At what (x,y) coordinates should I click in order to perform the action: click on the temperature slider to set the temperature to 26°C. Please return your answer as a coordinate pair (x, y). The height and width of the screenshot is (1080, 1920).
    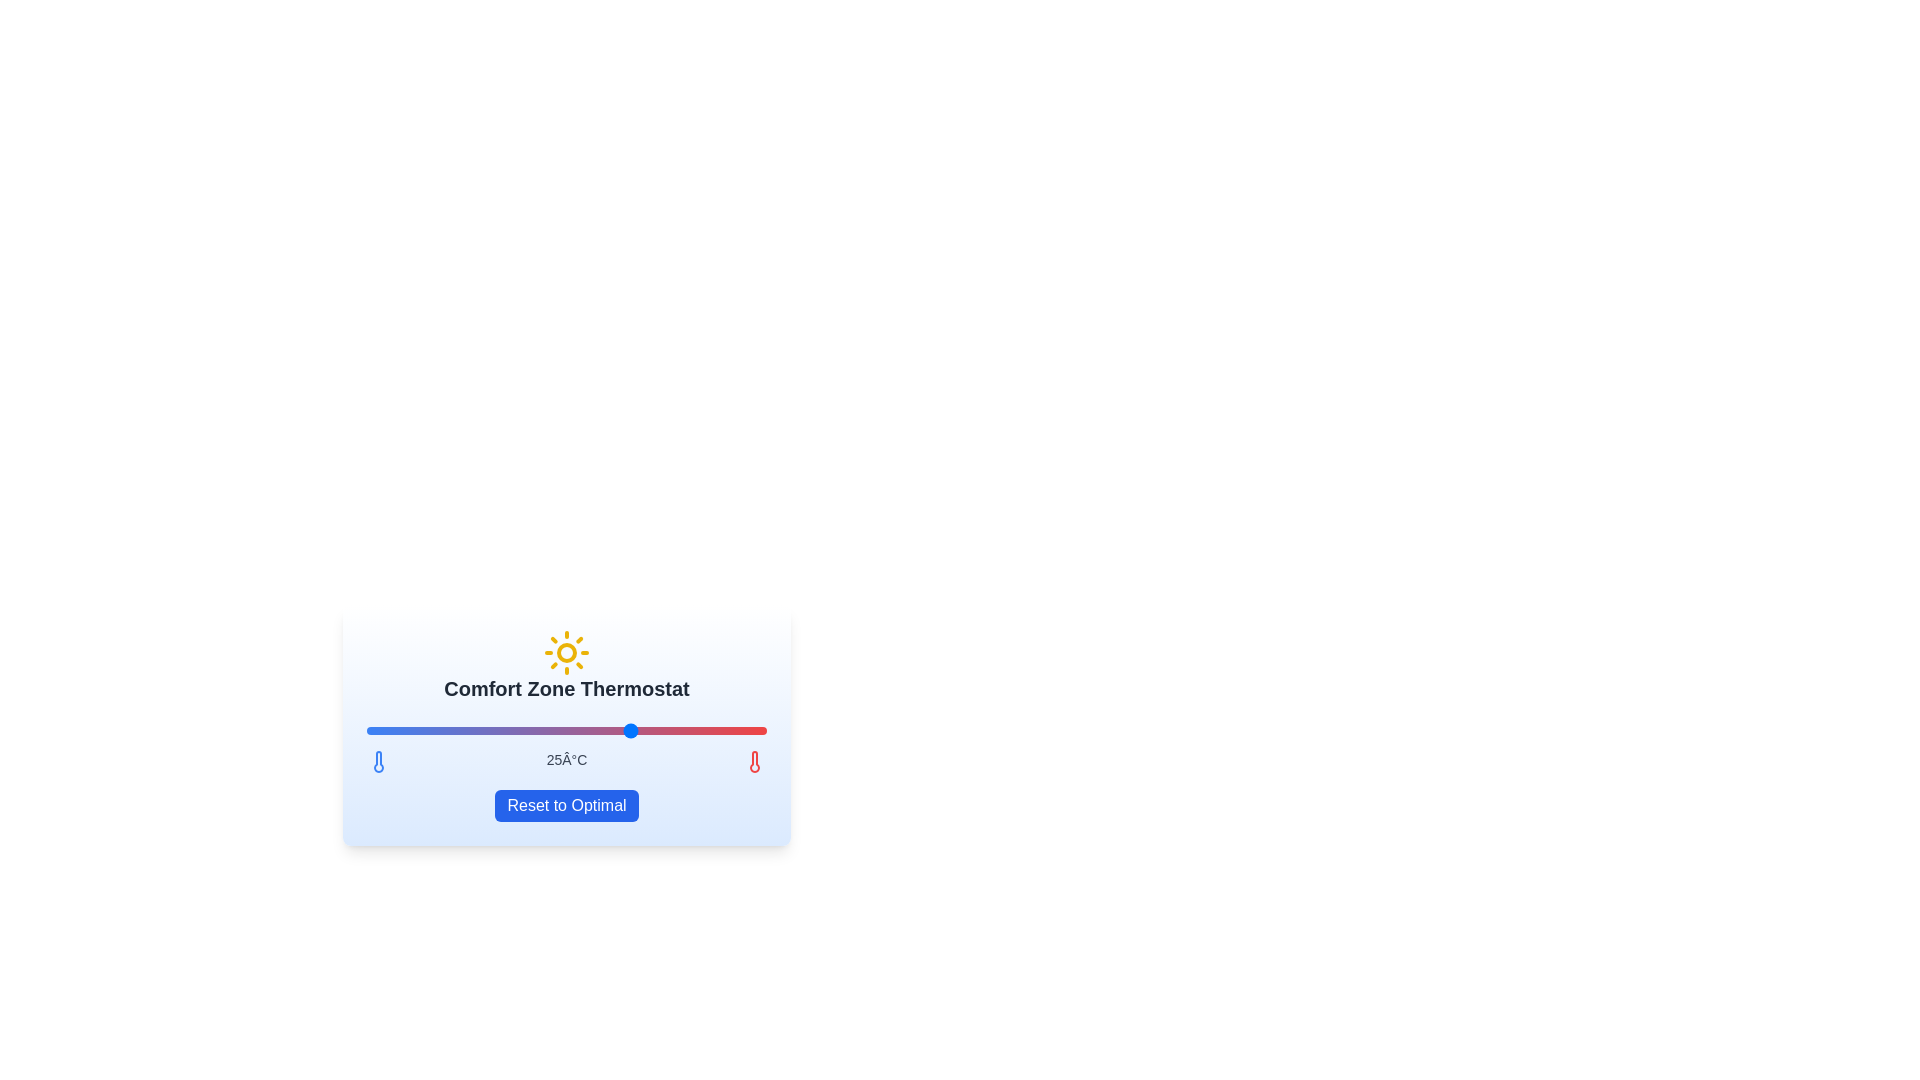
    Looking at the image, I should click on (660, 731).